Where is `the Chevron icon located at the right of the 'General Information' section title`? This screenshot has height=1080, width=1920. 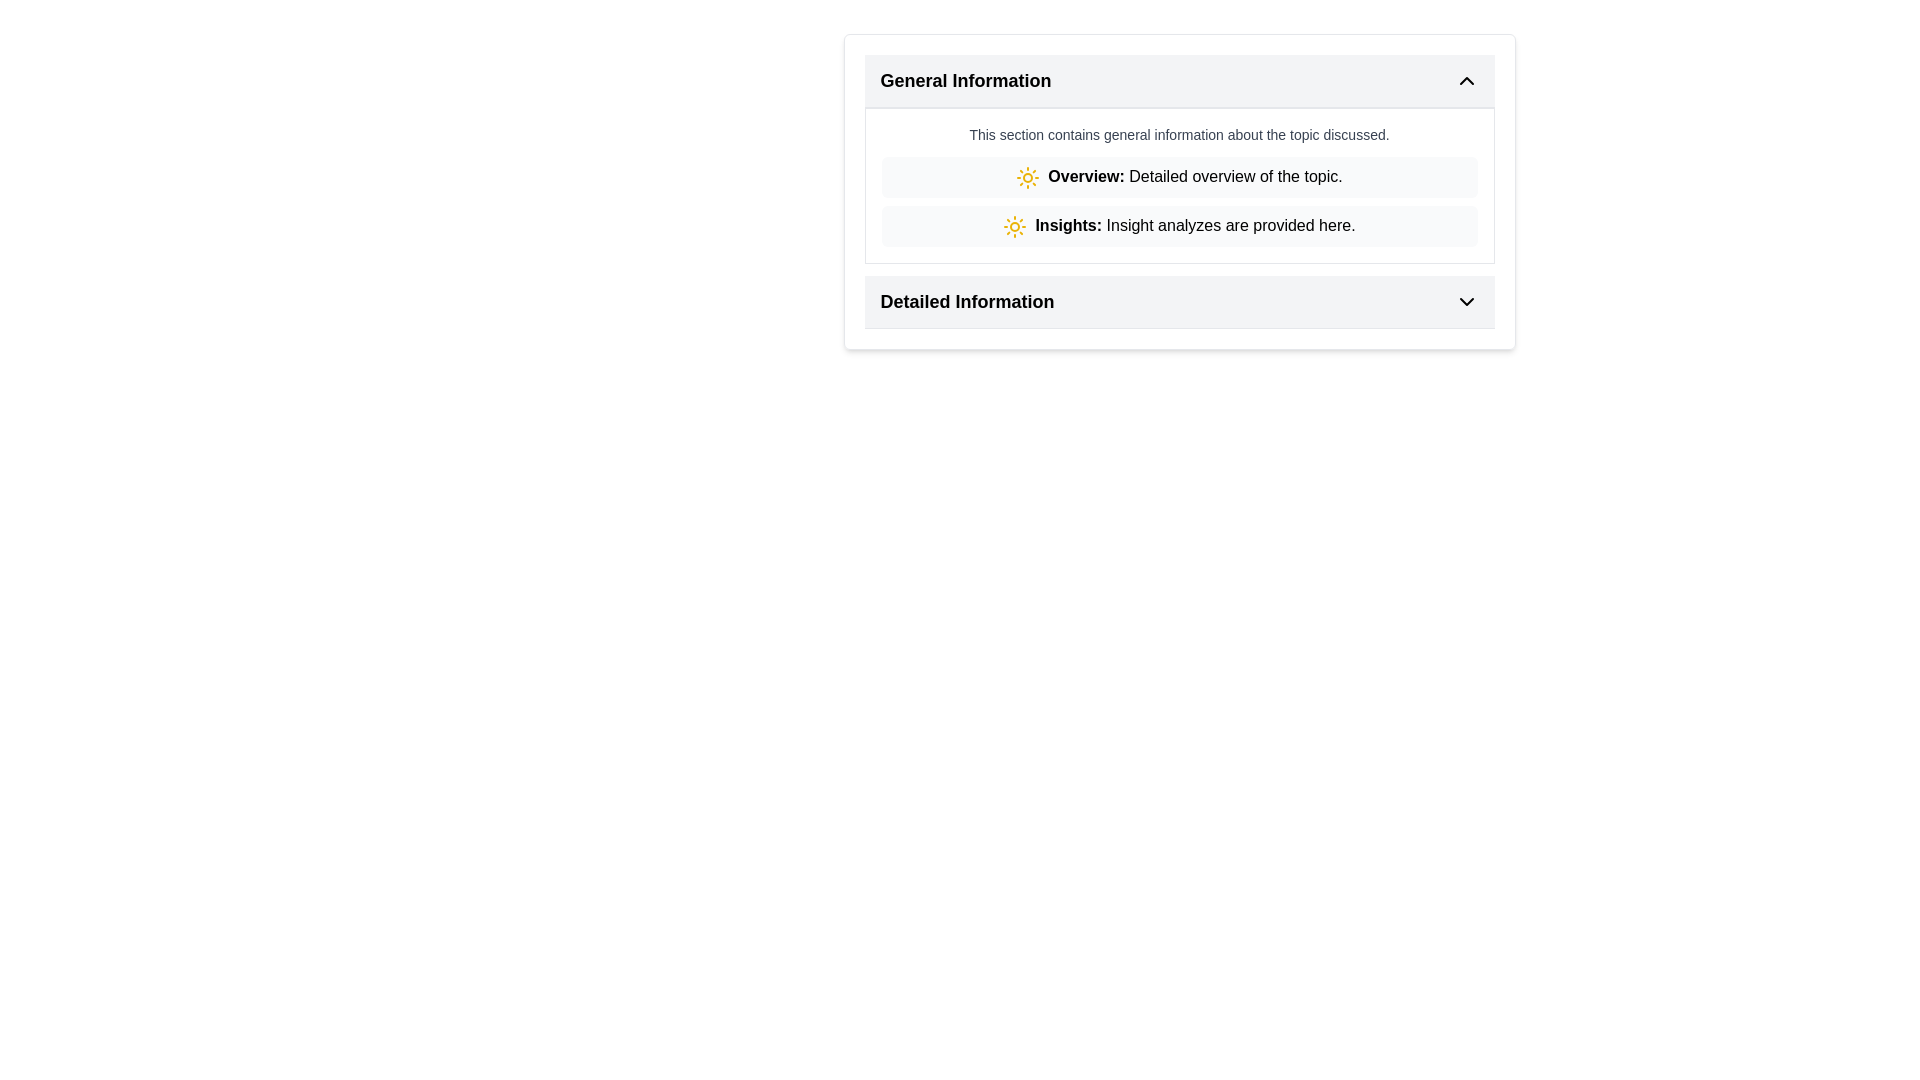 the Chevron icon located at the right of the 'General Information' section title is located at coordinates (1466, 80).